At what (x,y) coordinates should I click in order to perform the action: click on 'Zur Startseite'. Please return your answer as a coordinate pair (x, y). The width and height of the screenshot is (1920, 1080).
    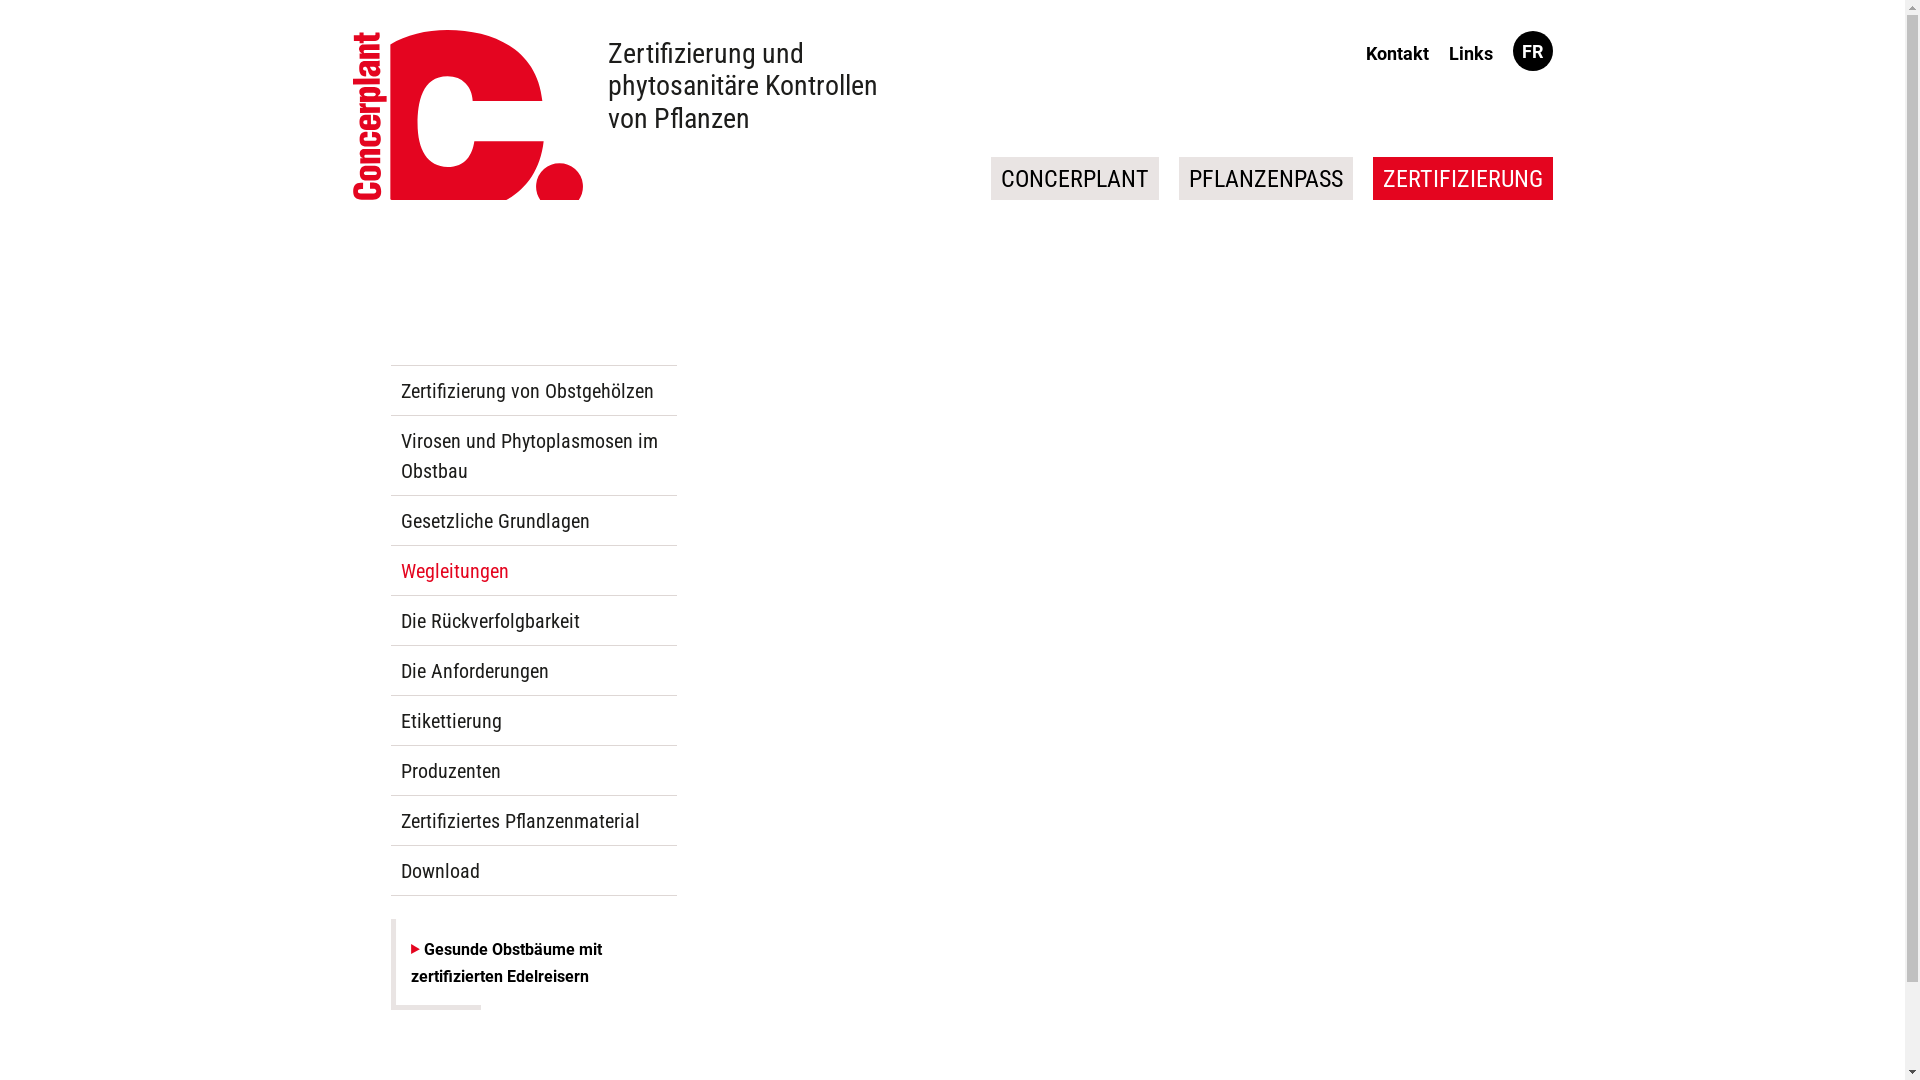
    Looking at the image, I should click on (465, 115).